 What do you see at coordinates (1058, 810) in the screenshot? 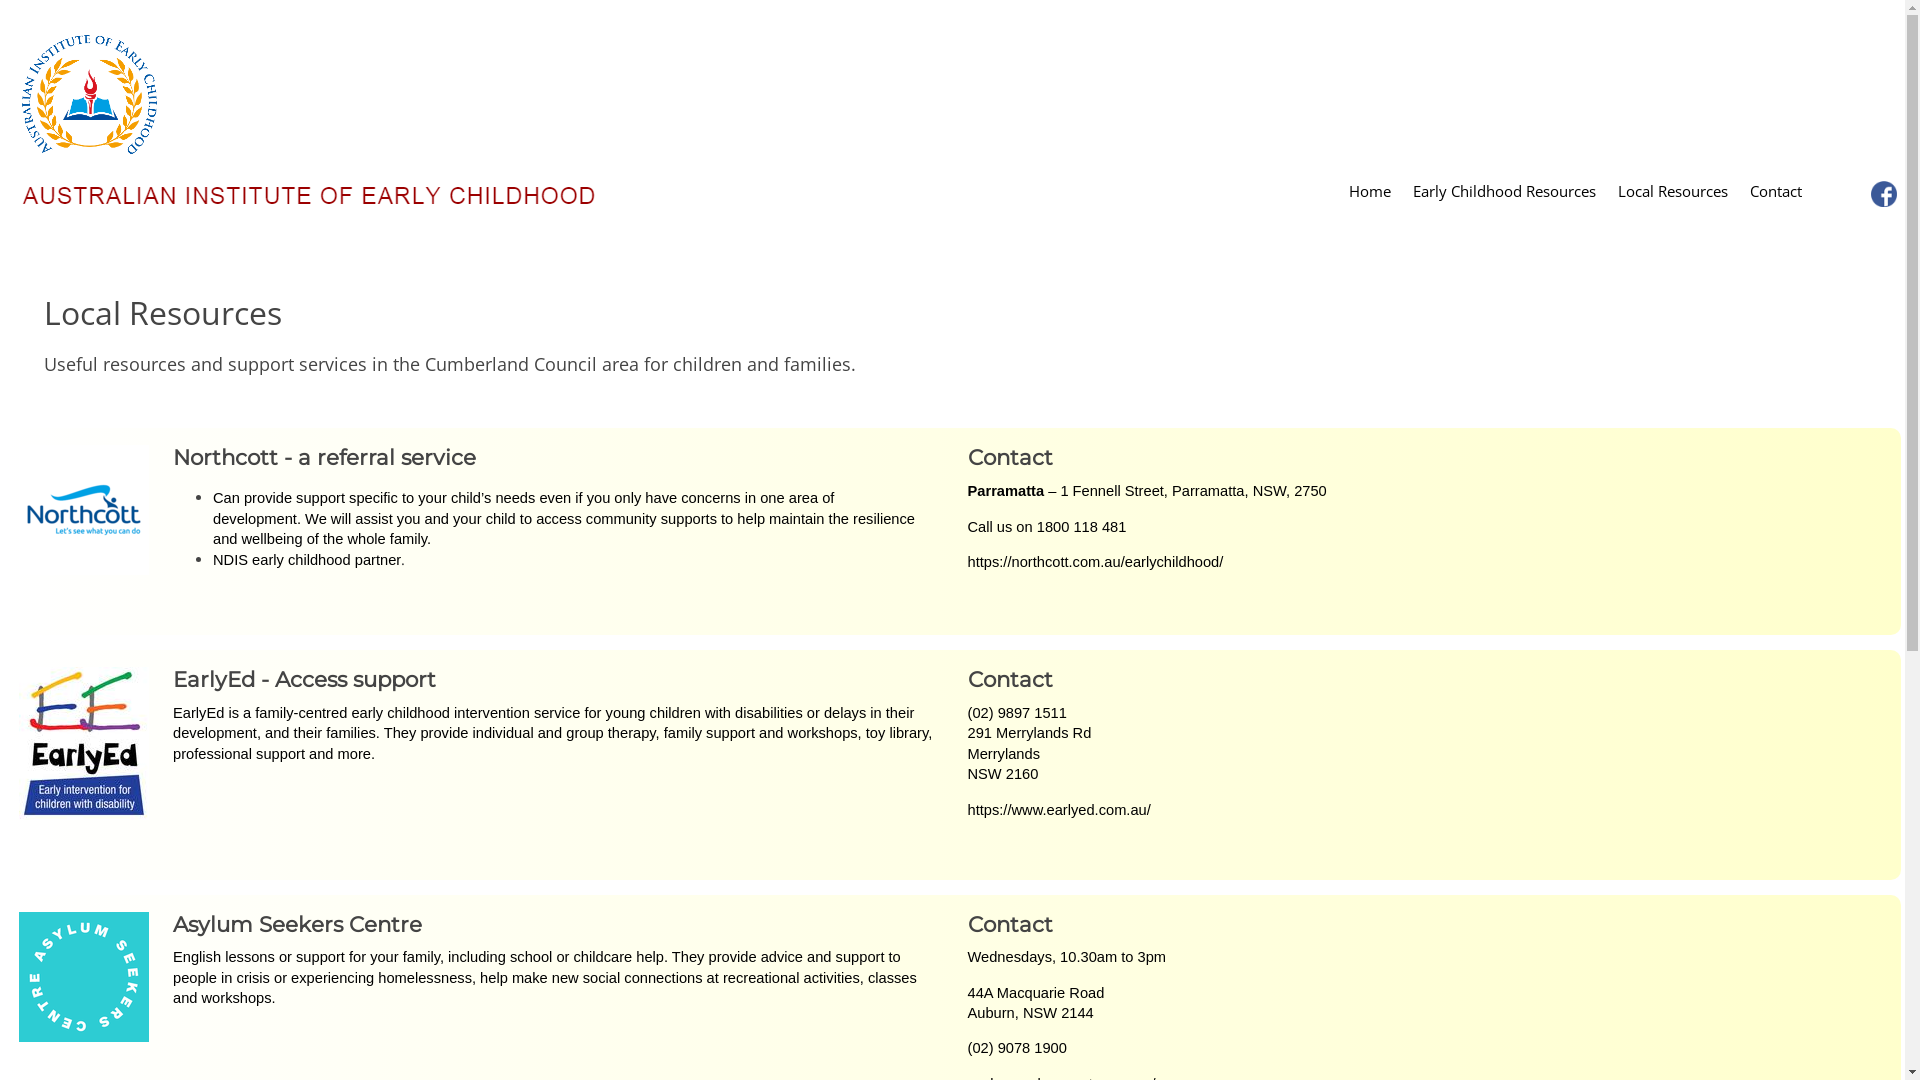
I see `'https://www.earlyed.com.au/'` at bounding box center [1058, 810].